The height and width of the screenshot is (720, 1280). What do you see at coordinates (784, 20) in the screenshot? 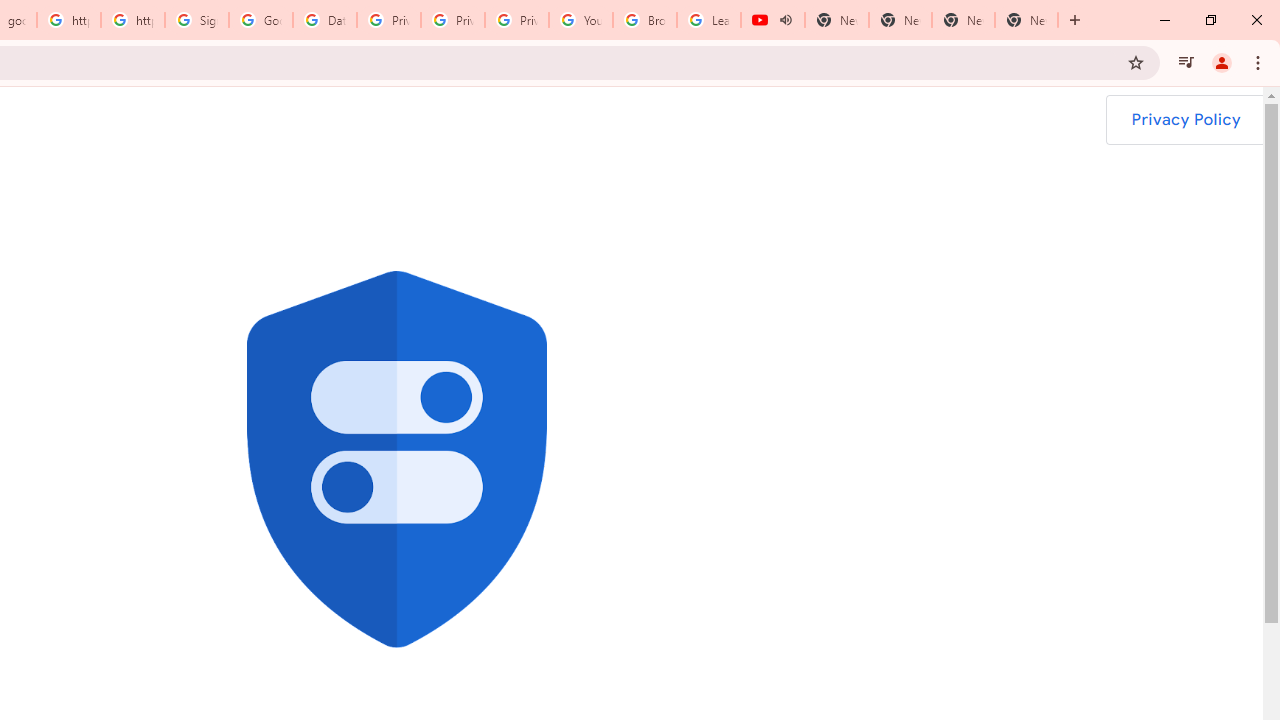
I see `'Mute tab'` at bounding box center [784, 20].